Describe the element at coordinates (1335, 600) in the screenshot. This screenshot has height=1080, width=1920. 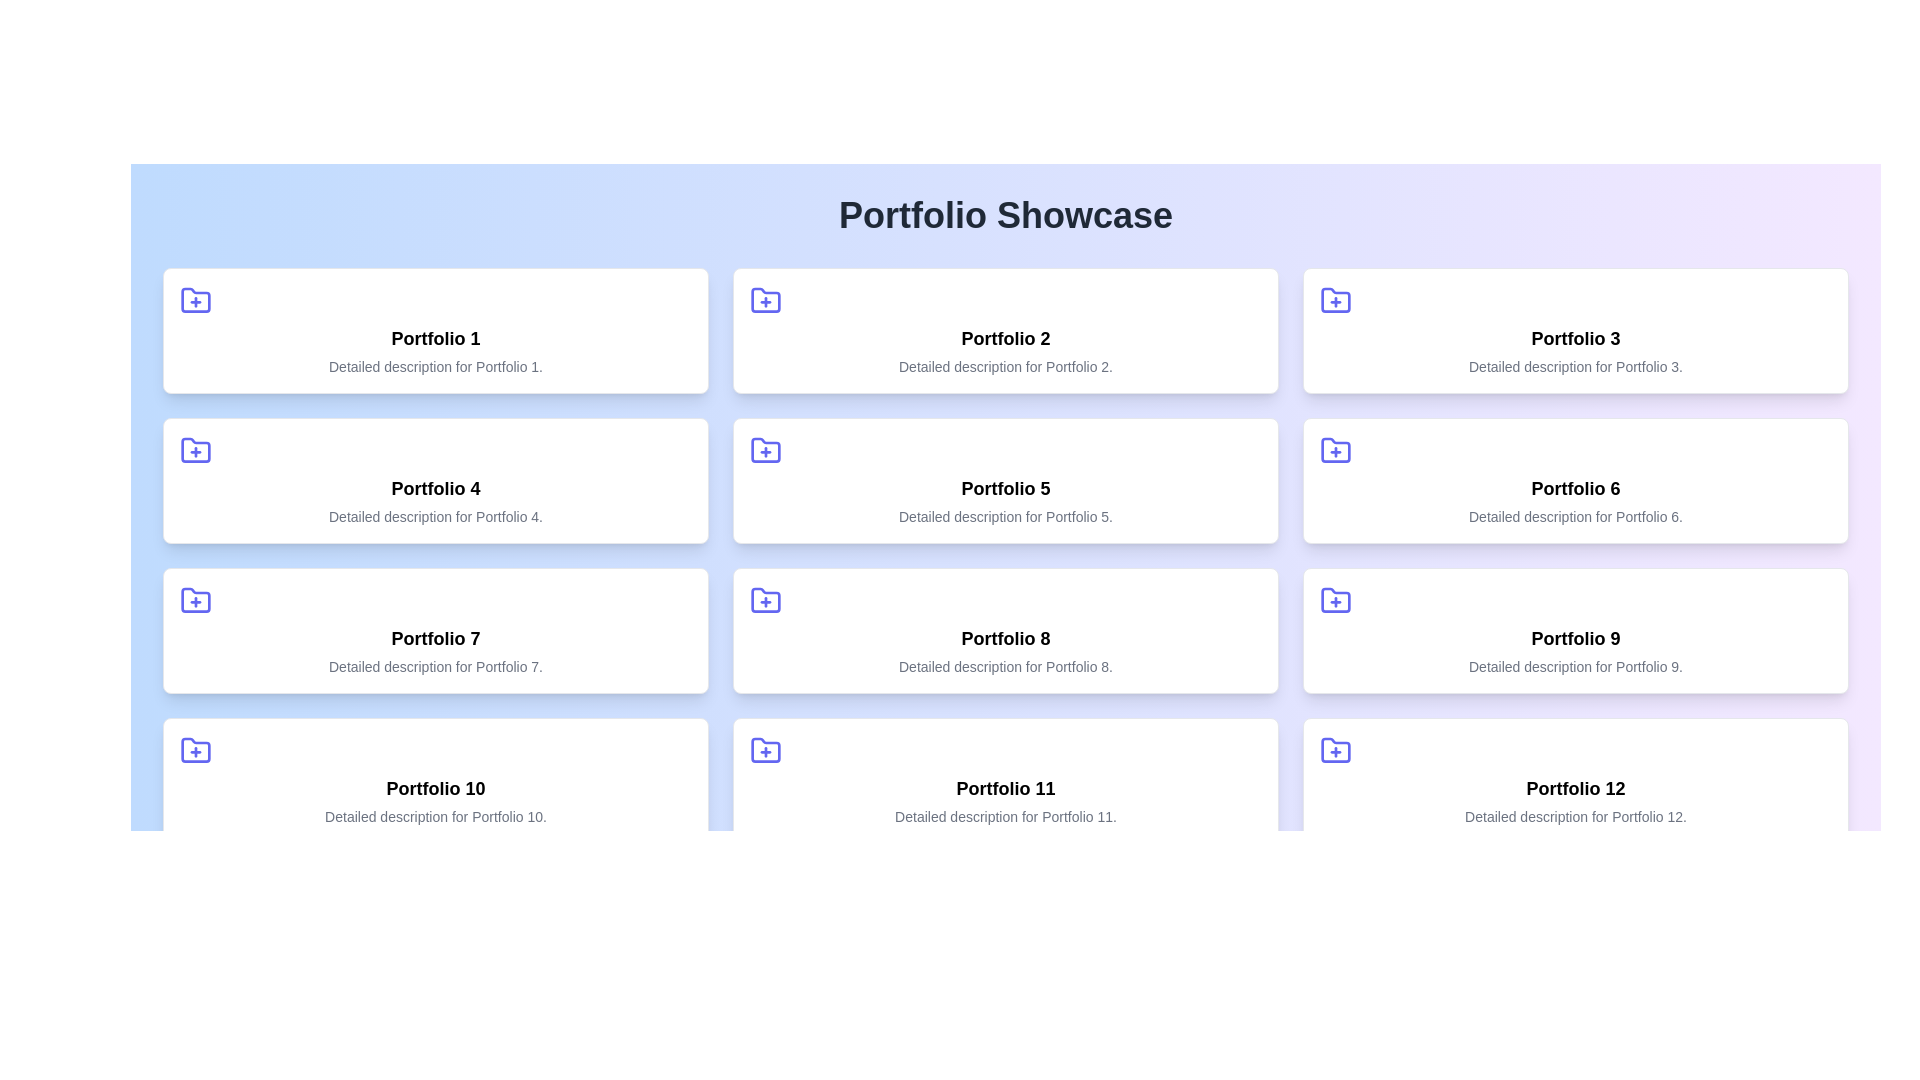
I see `the indigo-colored folder icon with a plus symbol inside, located at the top-left corner of the card labeled 'Portfolio 9', to initiate the add action` at that location.